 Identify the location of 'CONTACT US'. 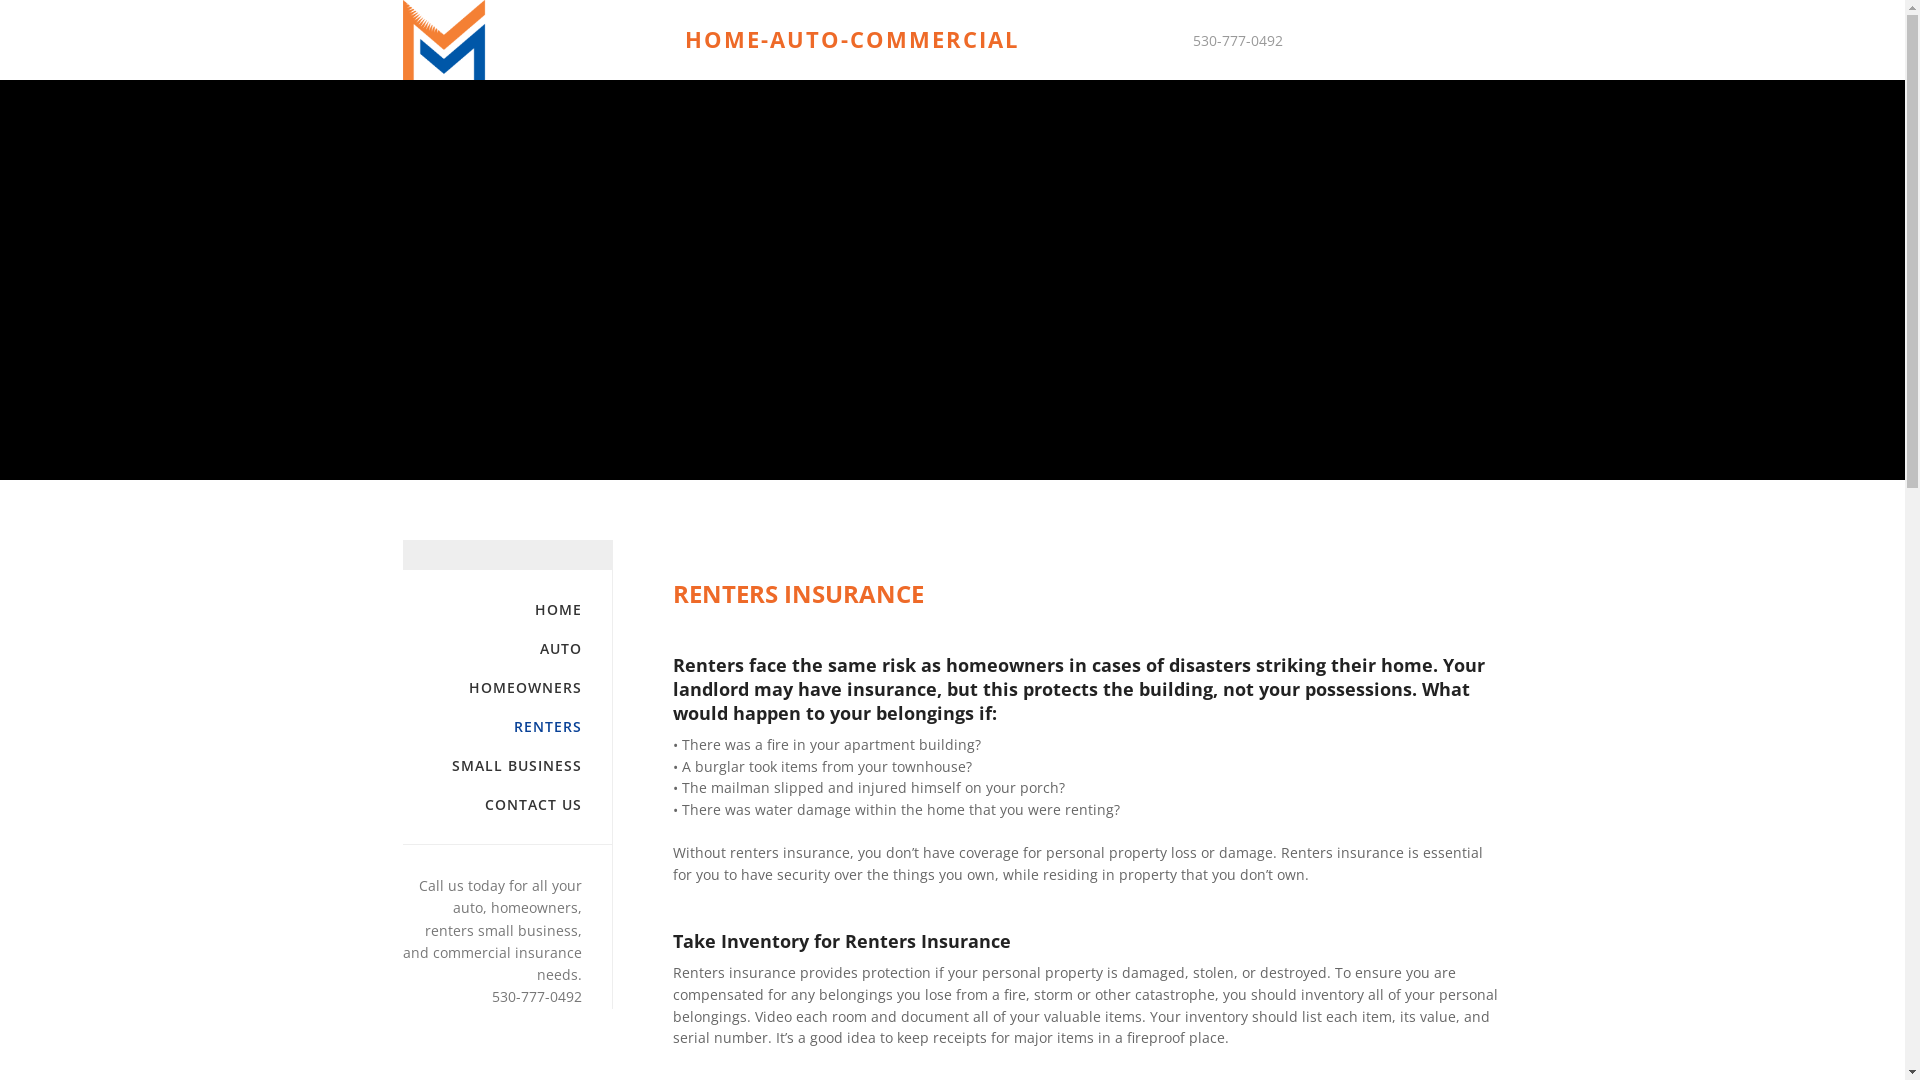
(491, 803).